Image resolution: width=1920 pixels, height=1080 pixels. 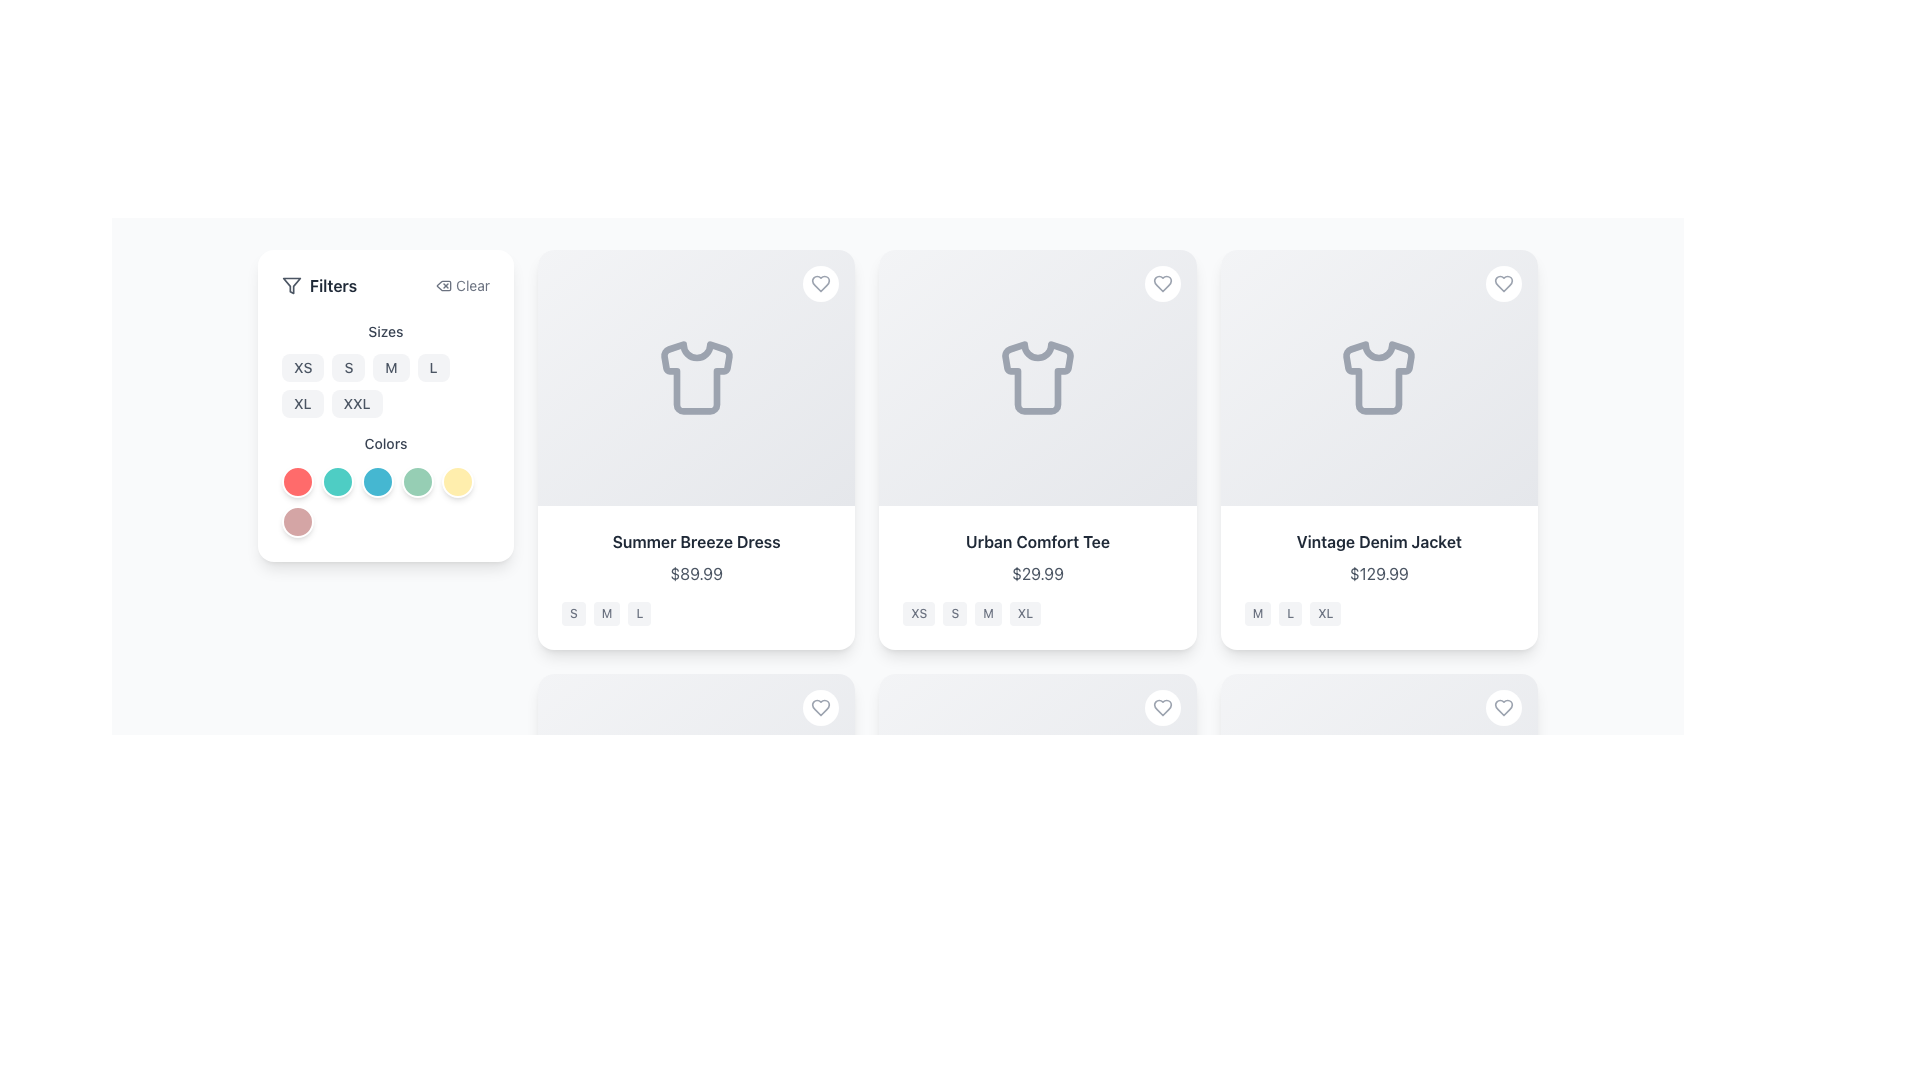 What do you see at coordinates (1037, 574) in the screenshot?
I see `the text label displaying the price "$29.99" located beneath the product name "Urban Comfort Tee" in the middle product card` at bounding box center [1037, 574].